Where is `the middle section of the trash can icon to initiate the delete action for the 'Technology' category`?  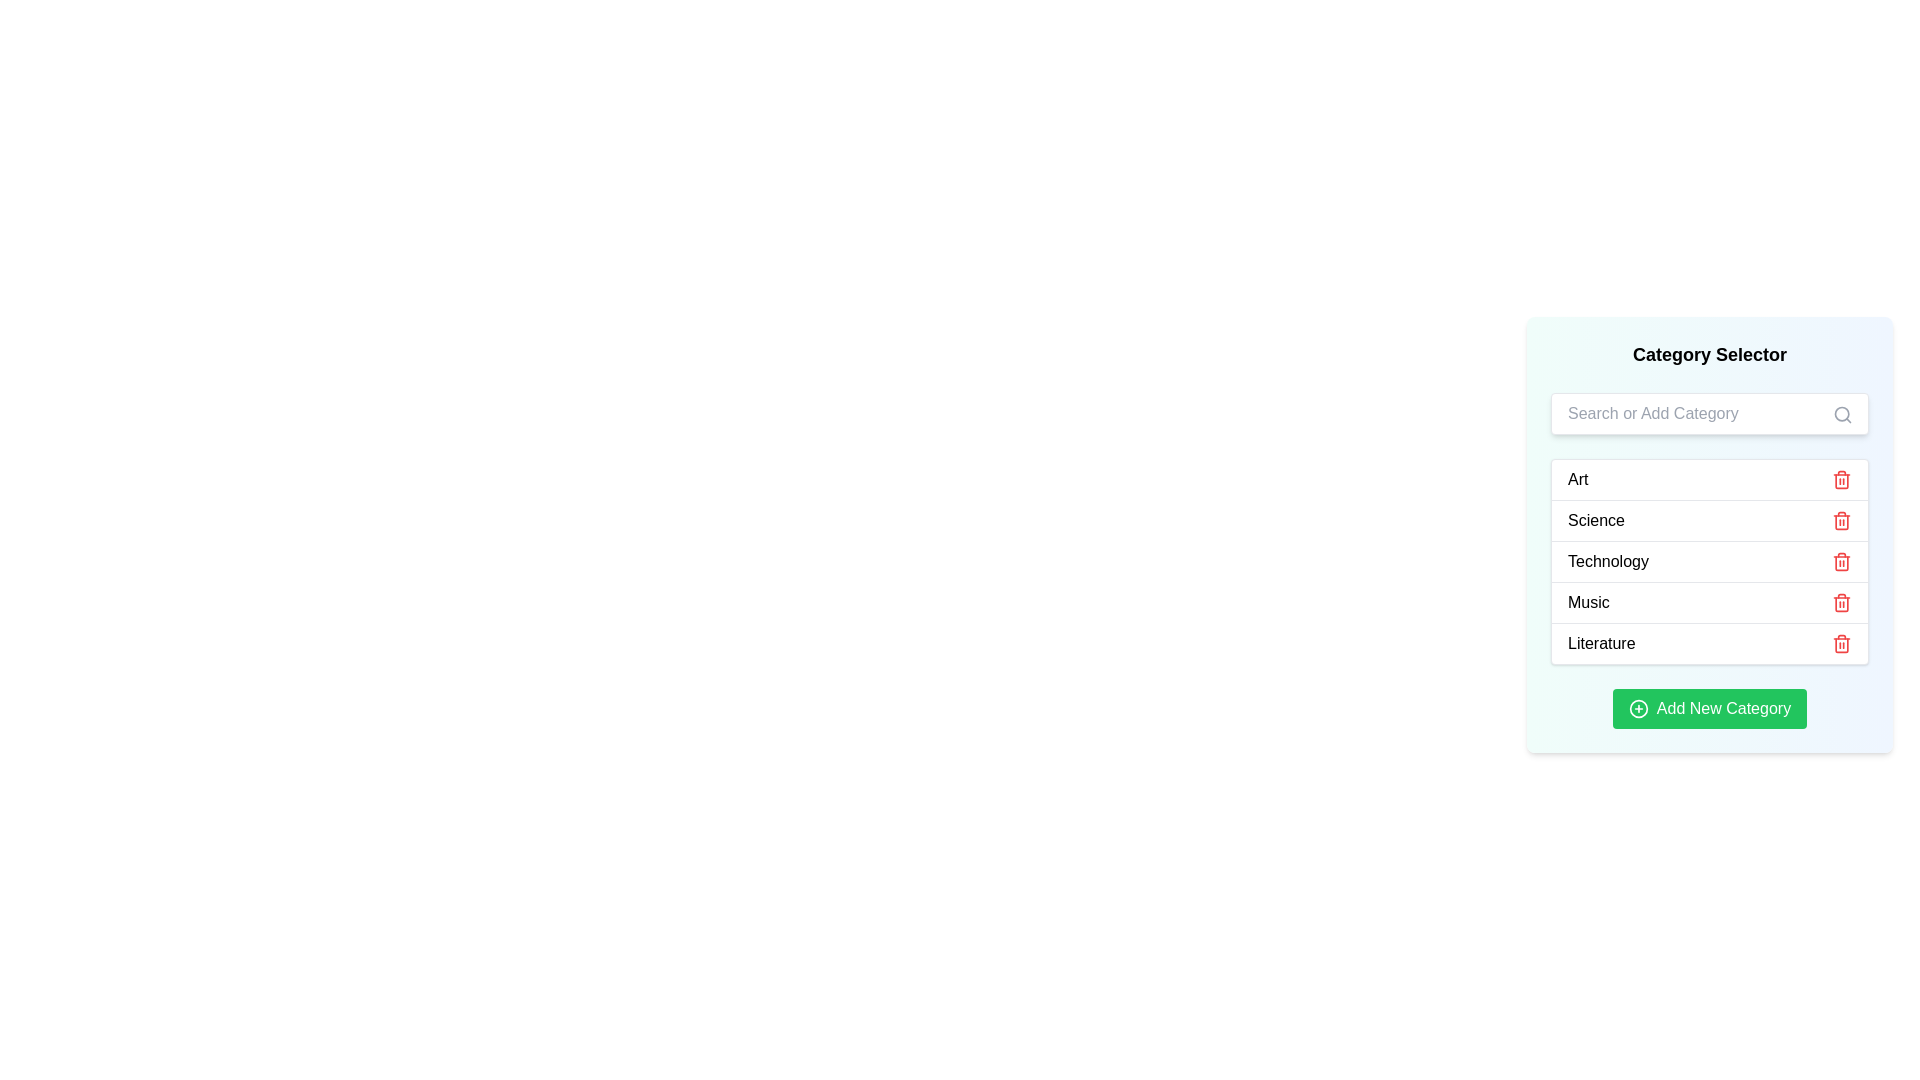 the middle section of the trash can icon to initiate the delete action for the 'Technology' category is located at coordinates (1841, 563).